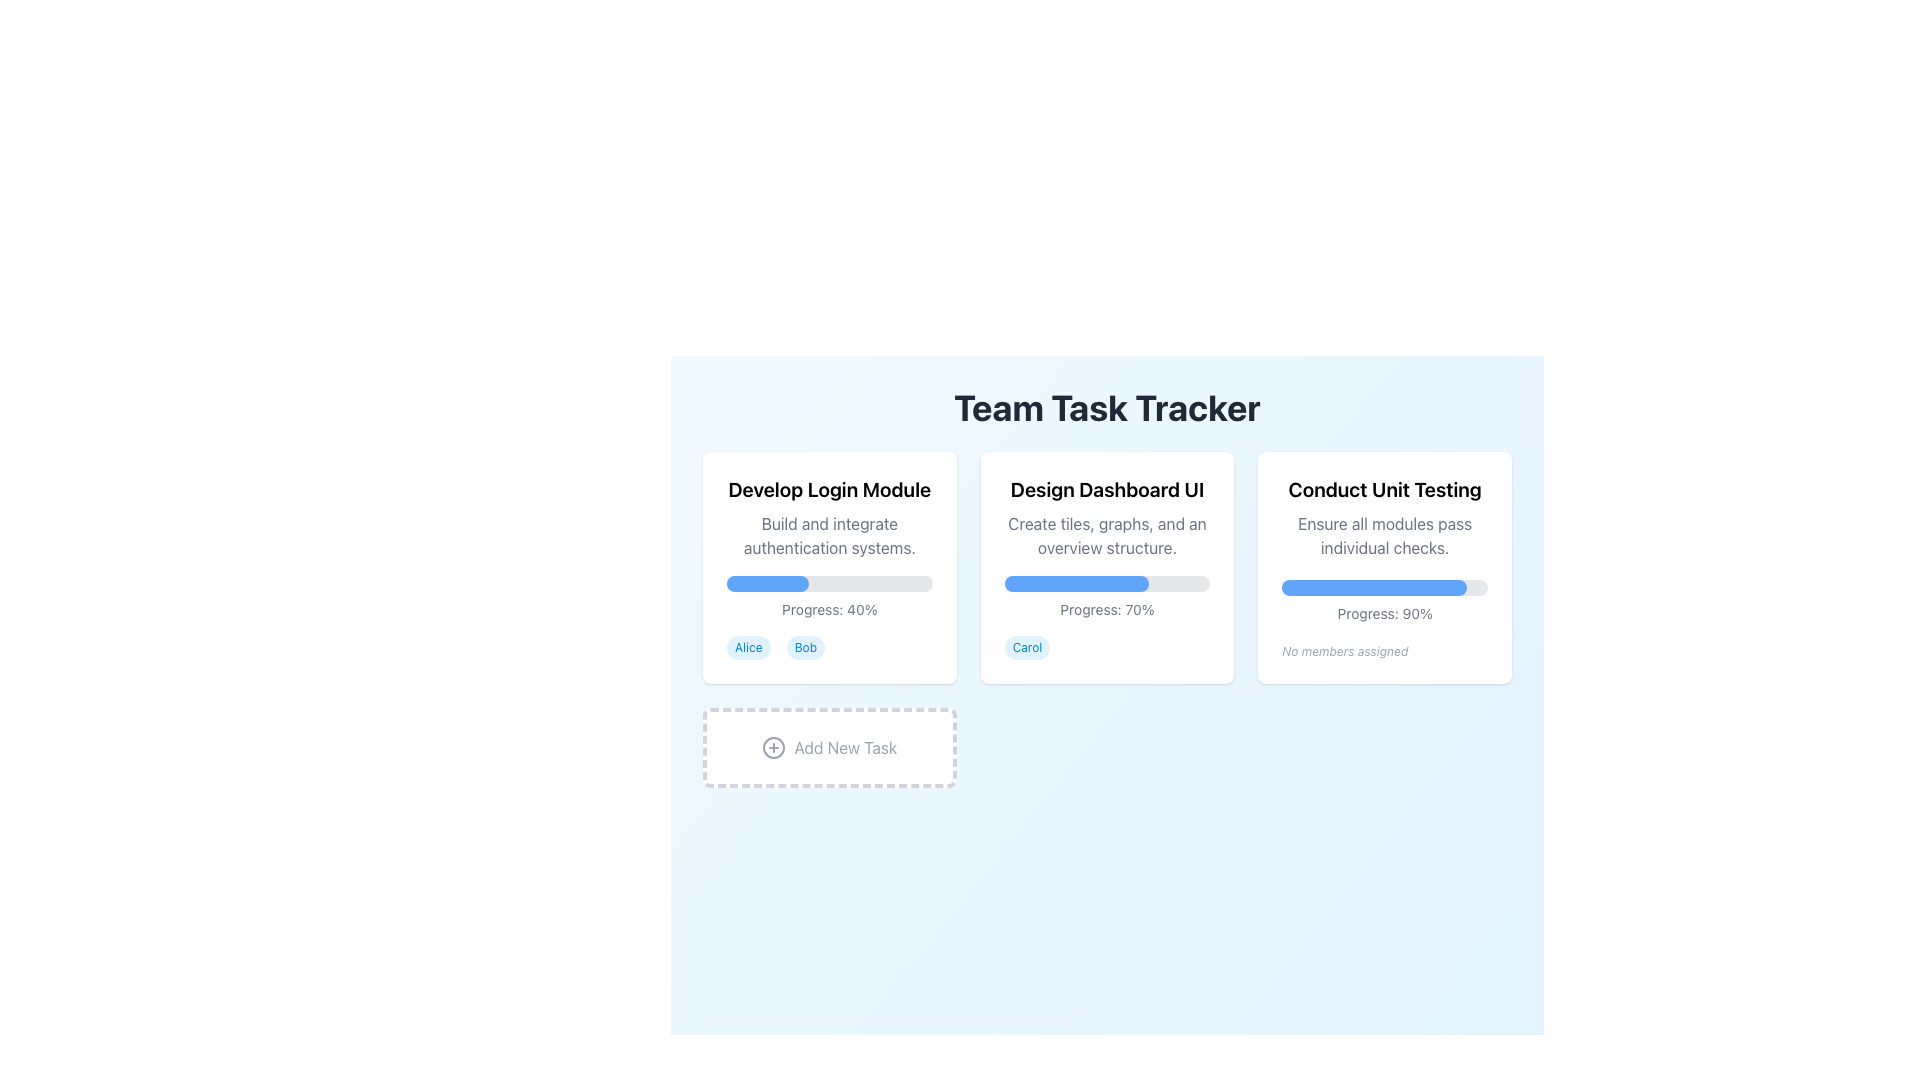 This screenshot has width=1920, height=1080. I want to click on the Static Text Display showing 'Progress: 70%' which is styled in small gray text, located below the progress bar in the team task tracker card layout, so click(1106, 608).